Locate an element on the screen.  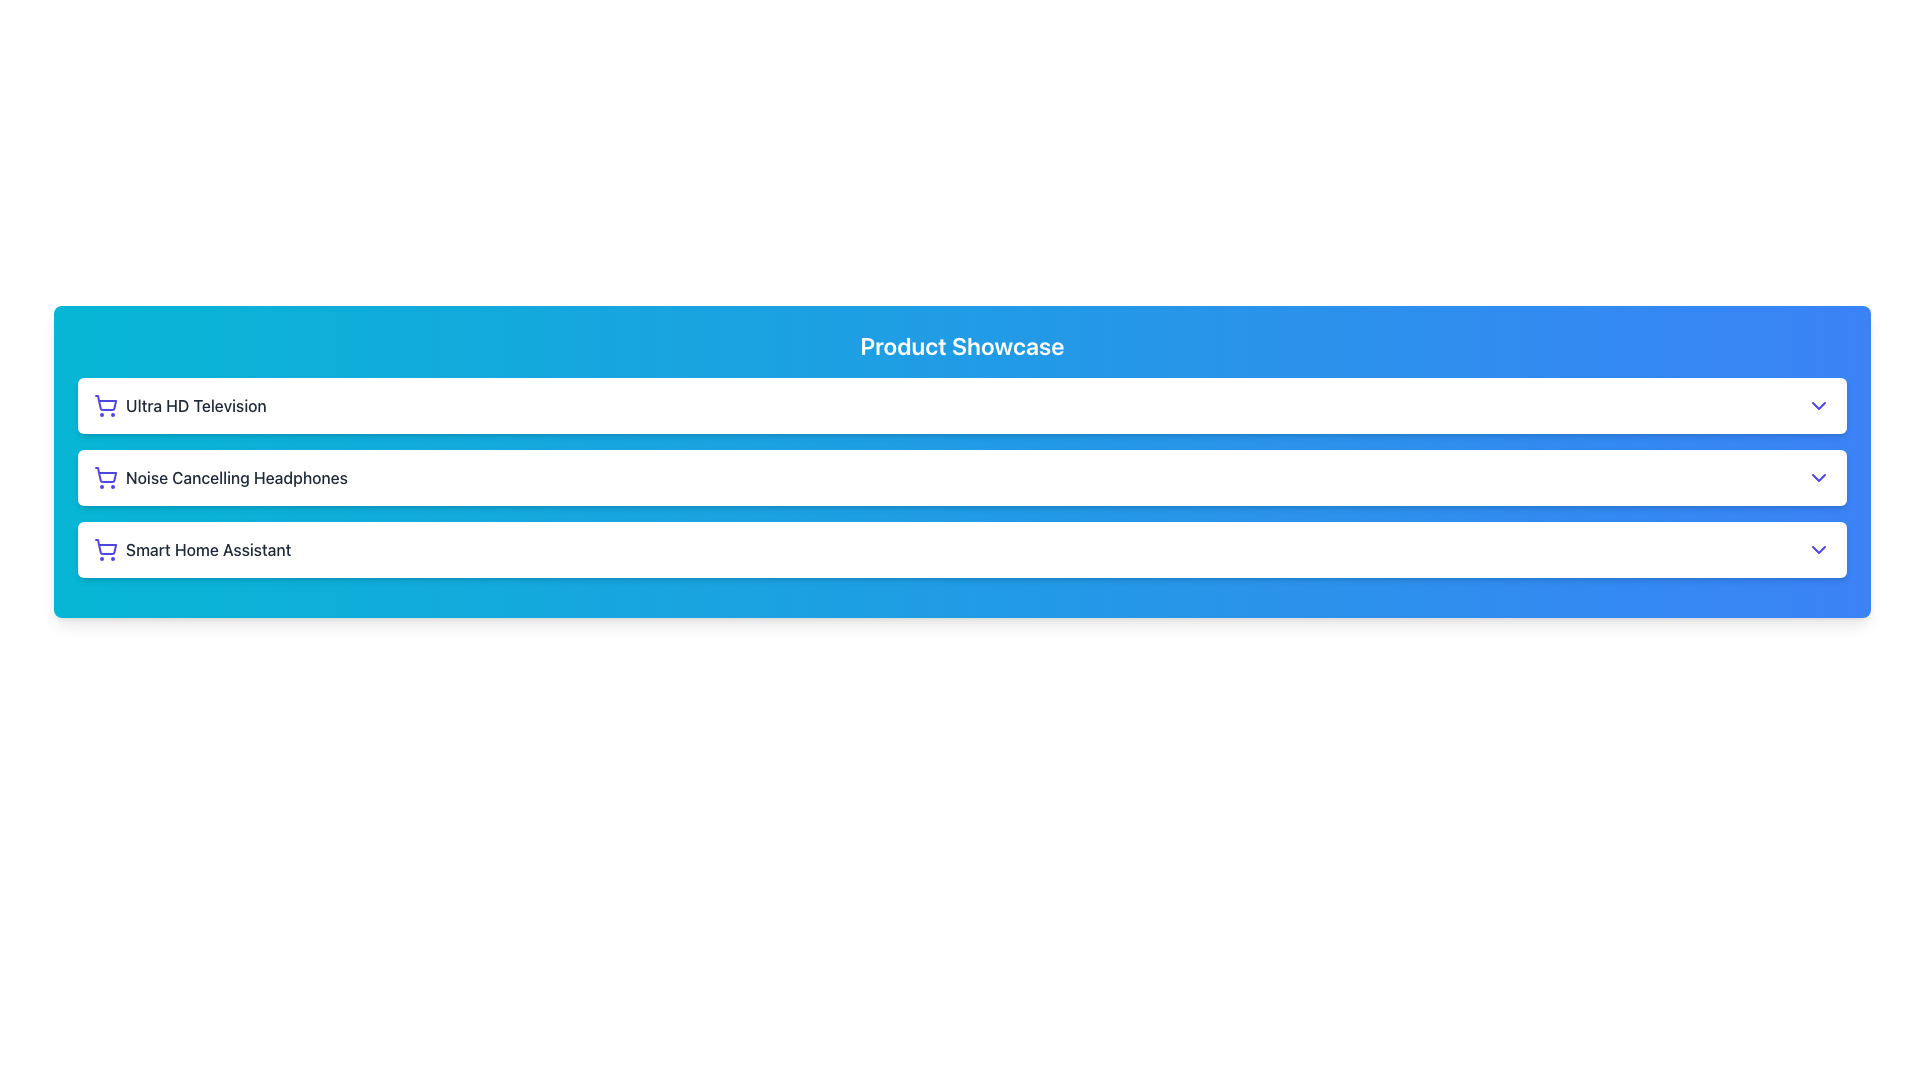
the text label that reads 'Noise Cancelling Headphones', which is located in the second row of products, styled in a medium-weight font and dark gray color, part of a horizontal row with a shopping cart icon on its left is located at coordinates (236, 478).